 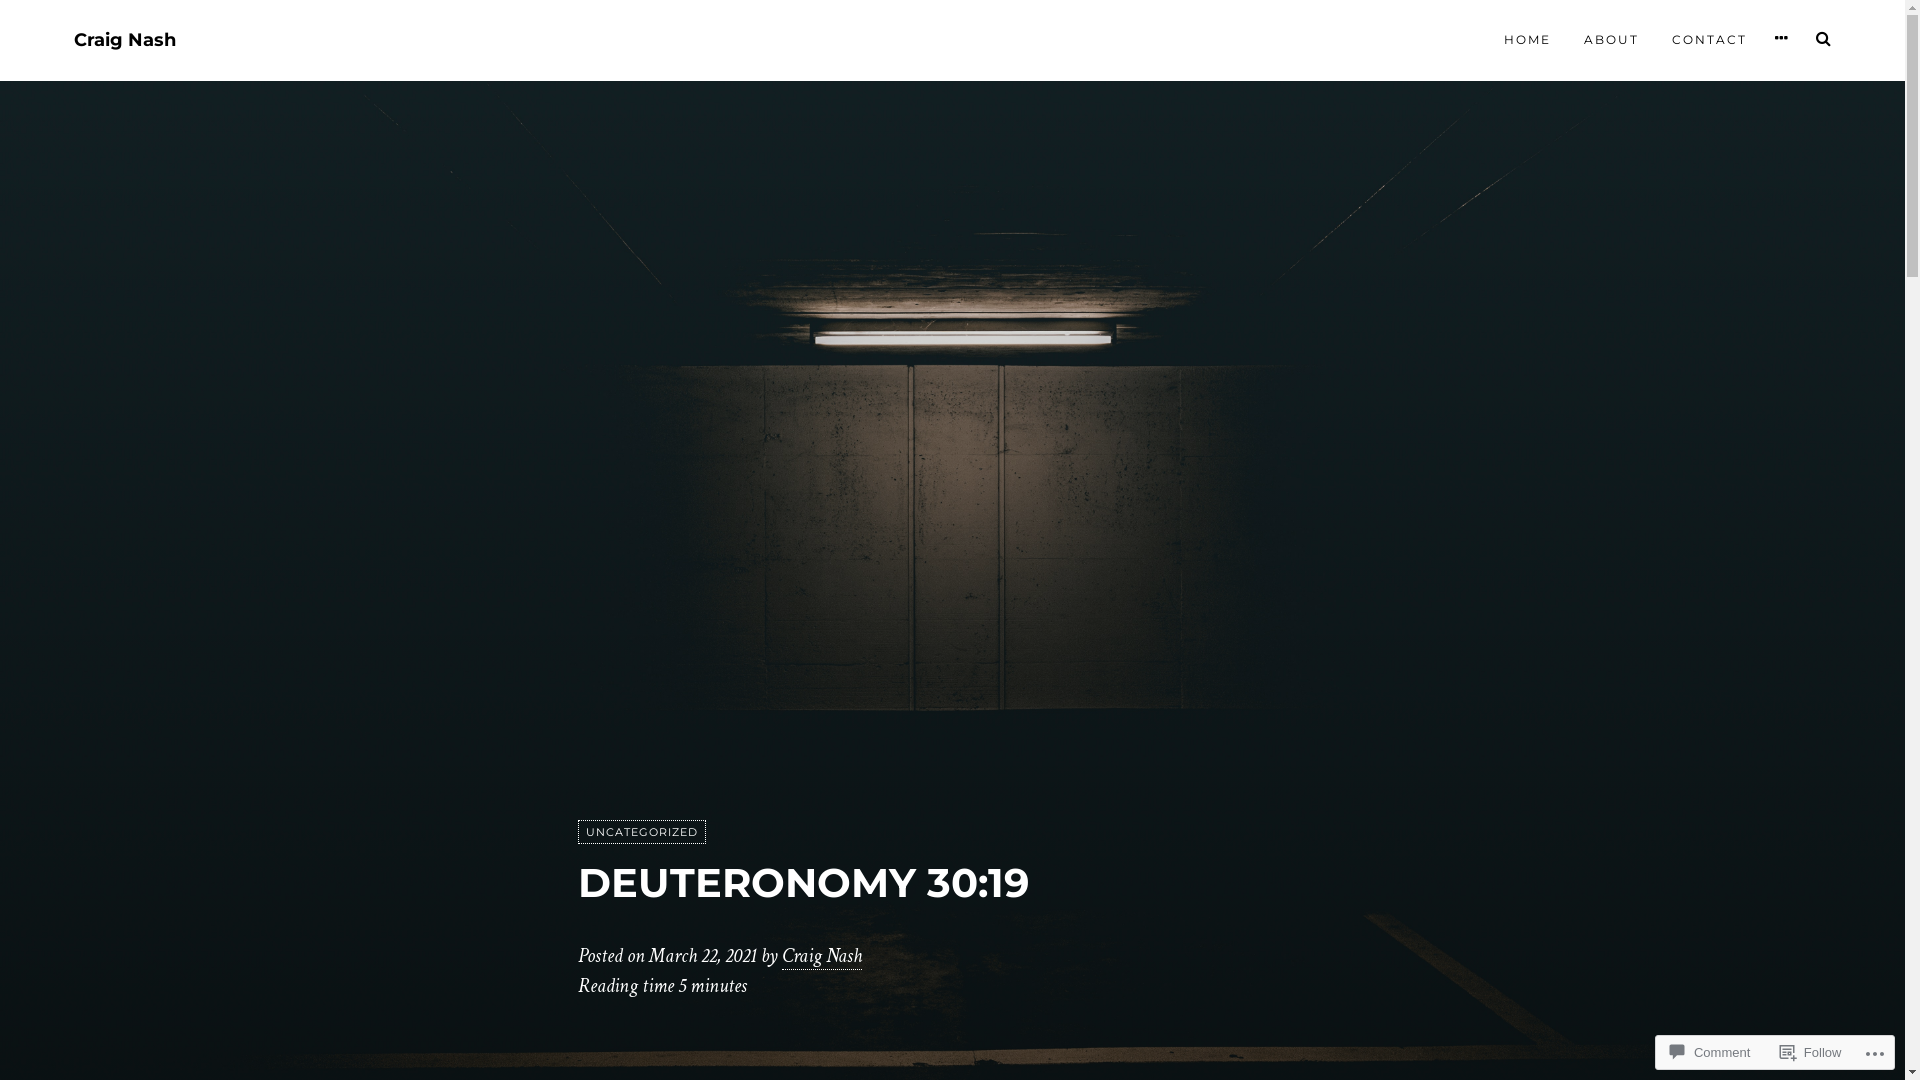 What do you see at coordinates (1611, 39) in the screenshot?
I see `'ABOUT'` at bounding box center [1611, 39].